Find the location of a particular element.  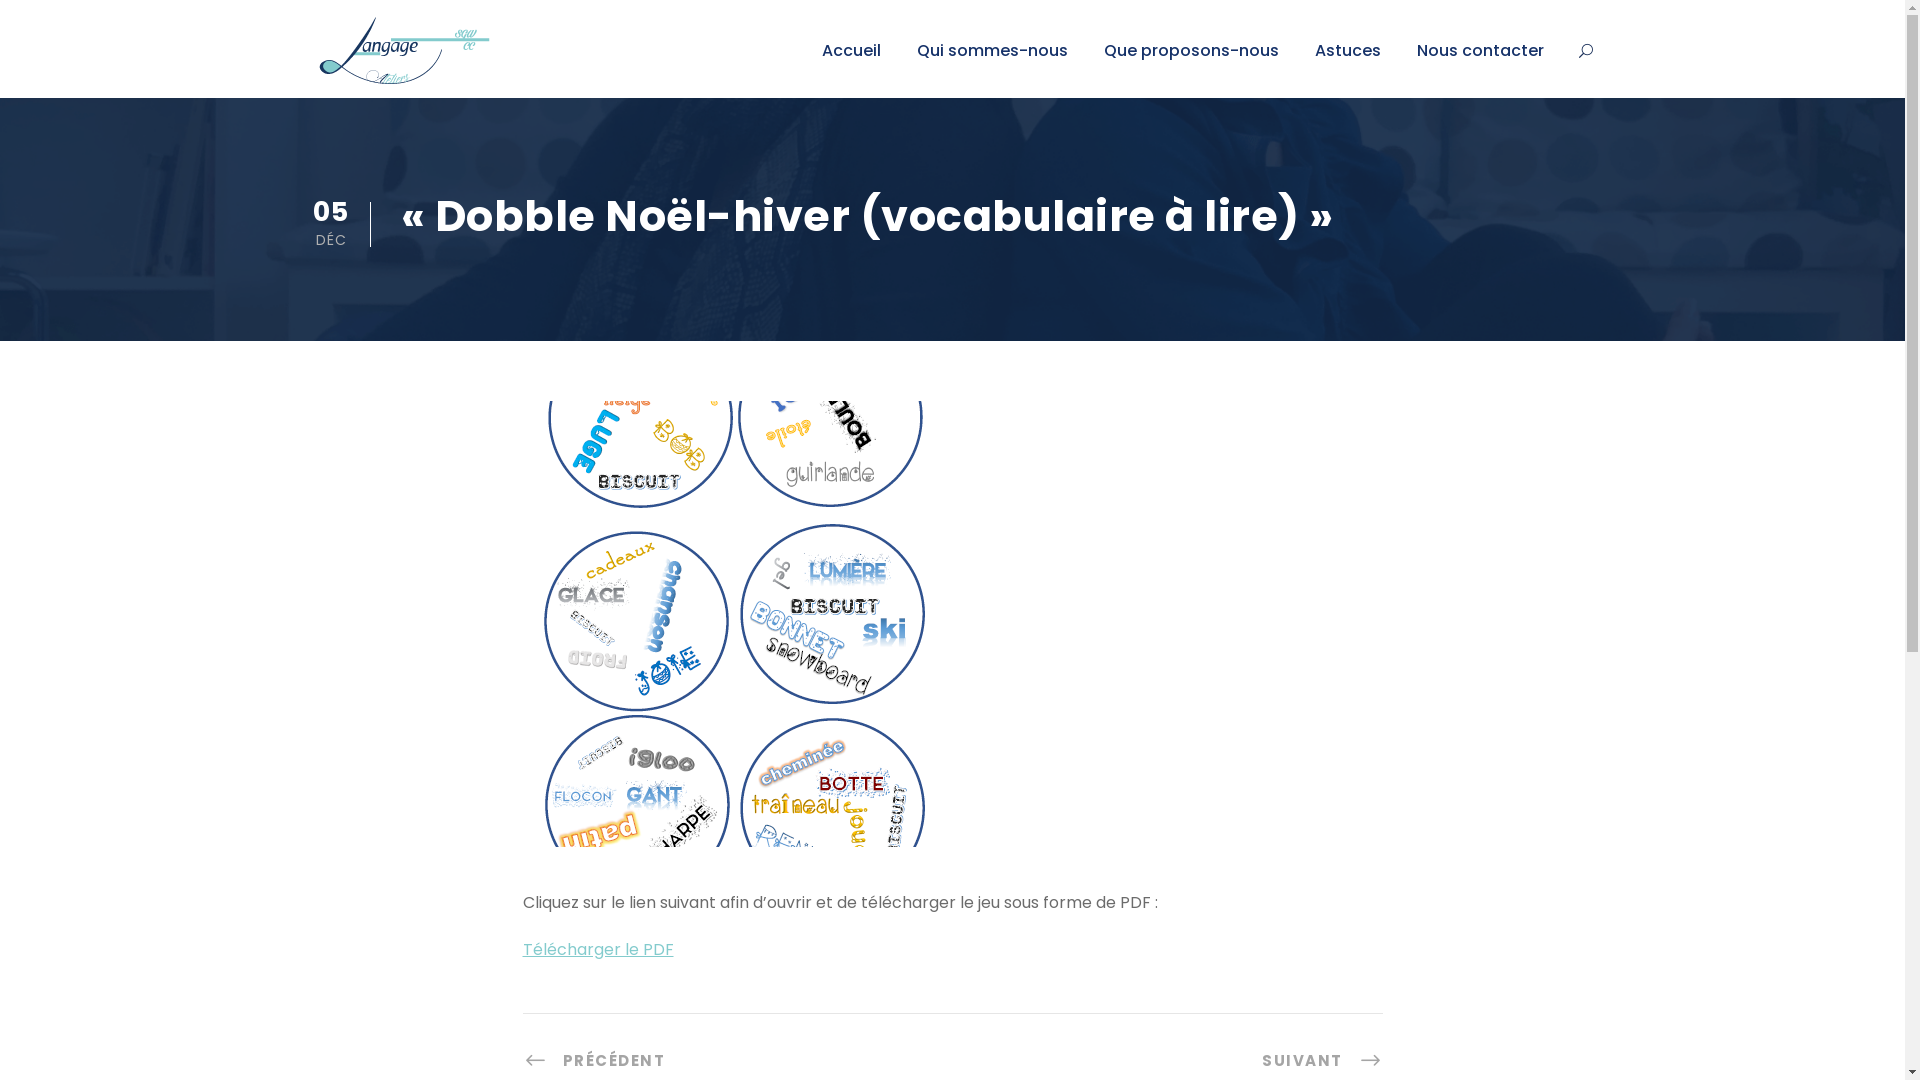

'SUIVANT' is located at coordinates (1322, 1059).